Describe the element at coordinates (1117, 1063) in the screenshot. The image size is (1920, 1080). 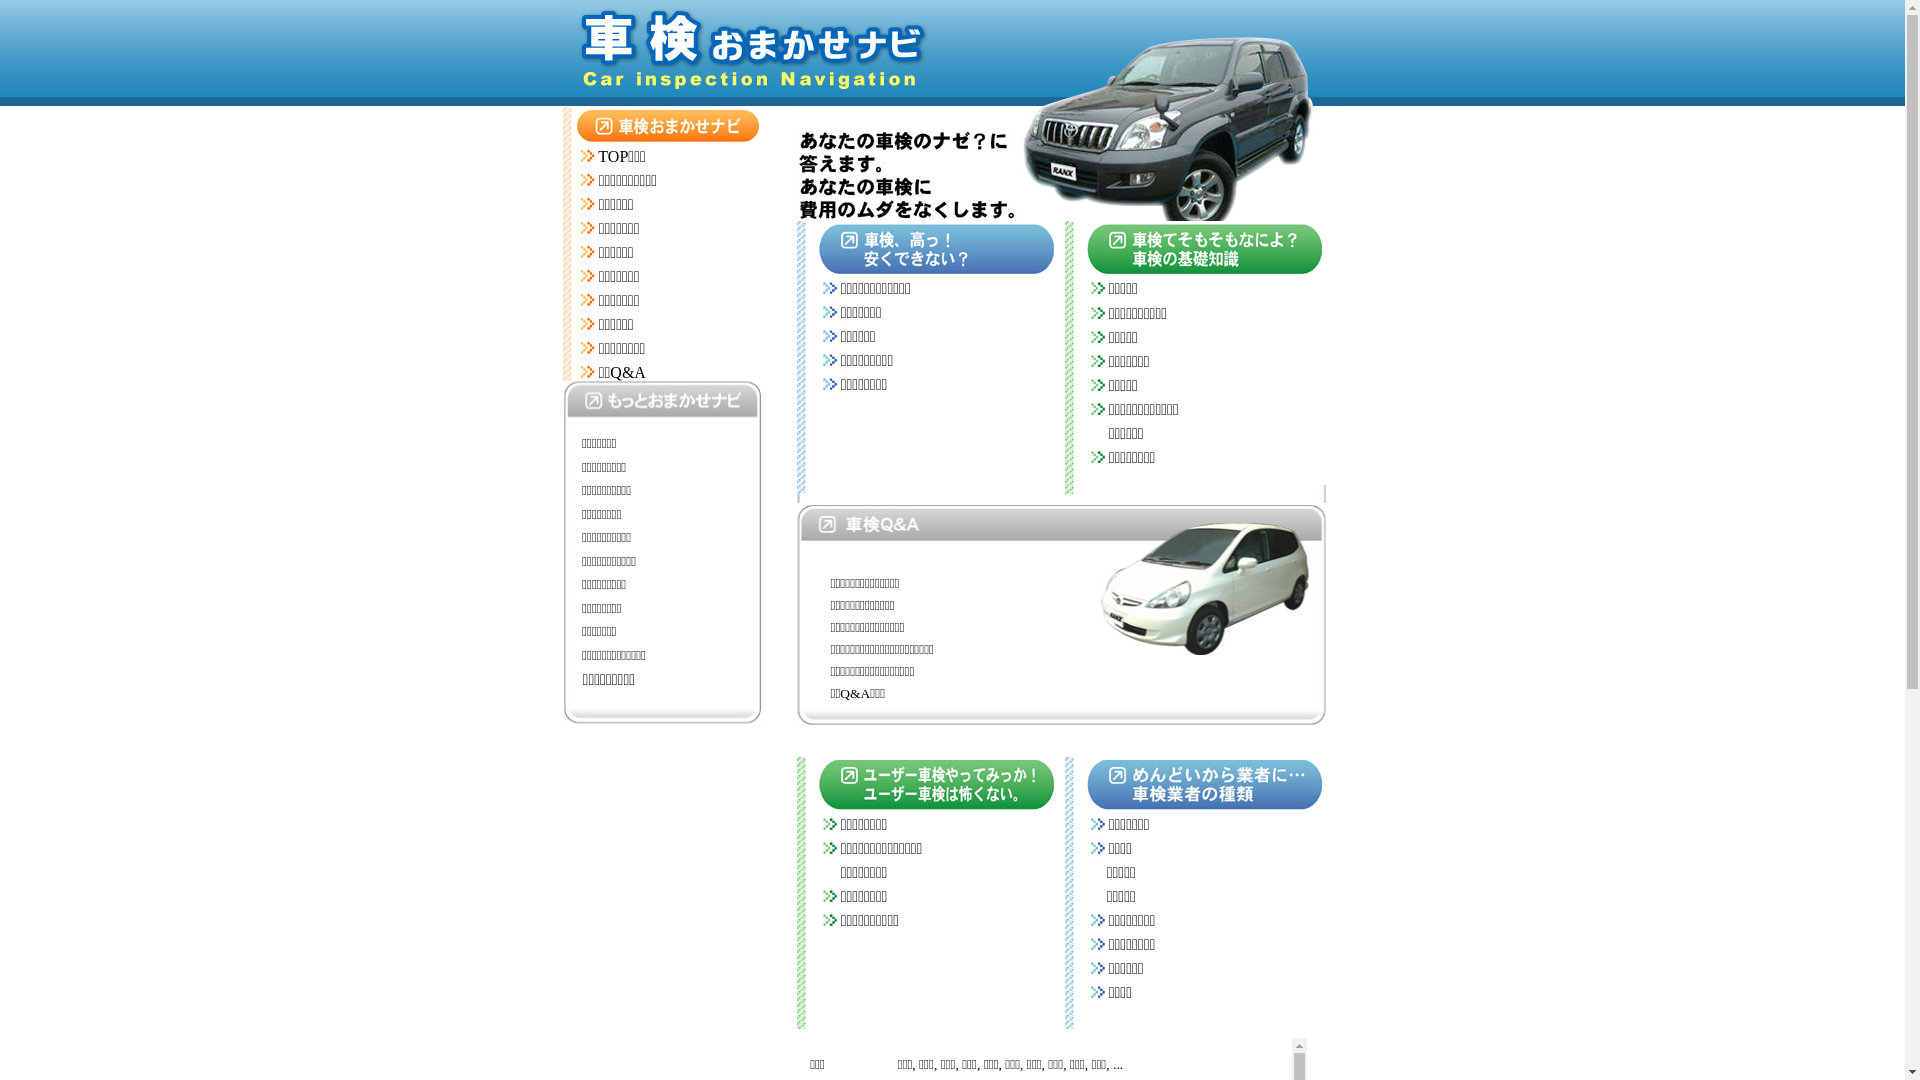
I see `'...'` at that location.